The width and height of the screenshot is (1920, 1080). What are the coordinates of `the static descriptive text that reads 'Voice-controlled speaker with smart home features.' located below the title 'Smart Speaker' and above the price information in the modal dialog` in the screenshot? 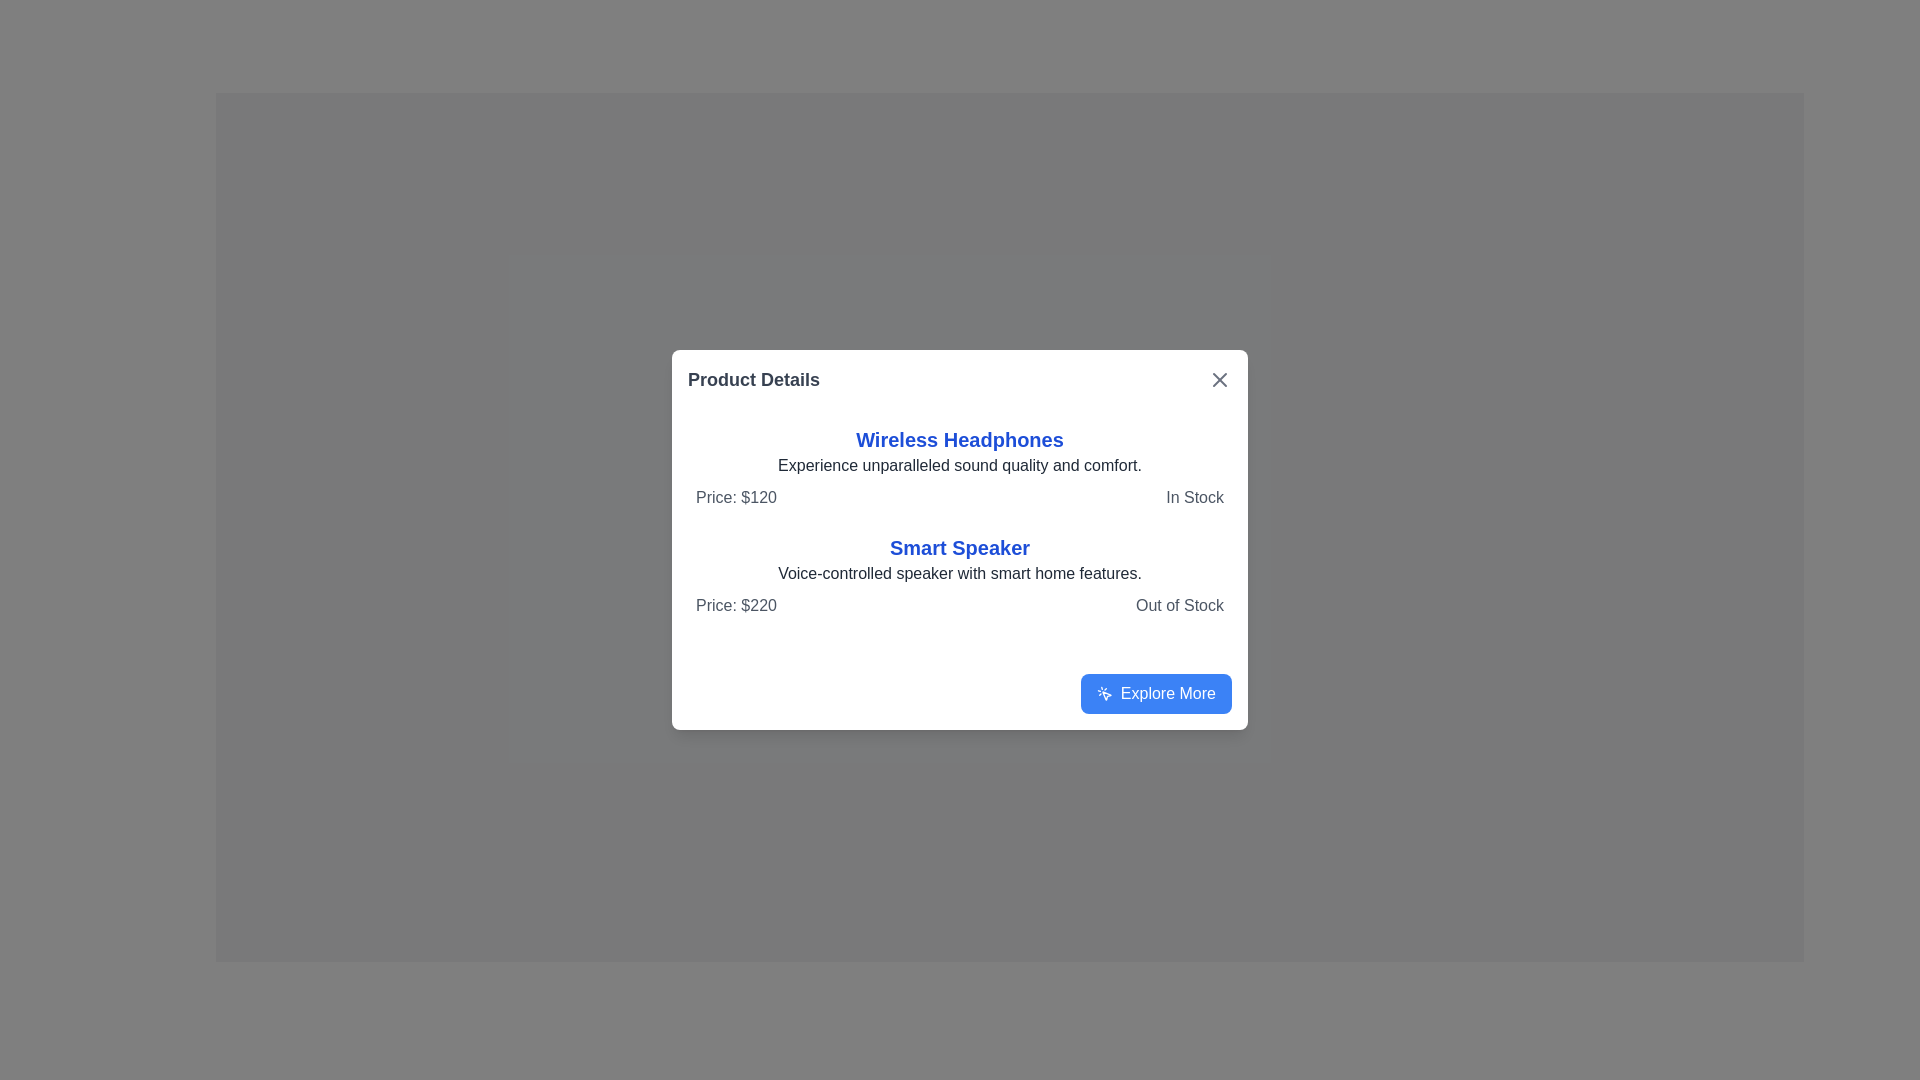 It's located at (960, 574).